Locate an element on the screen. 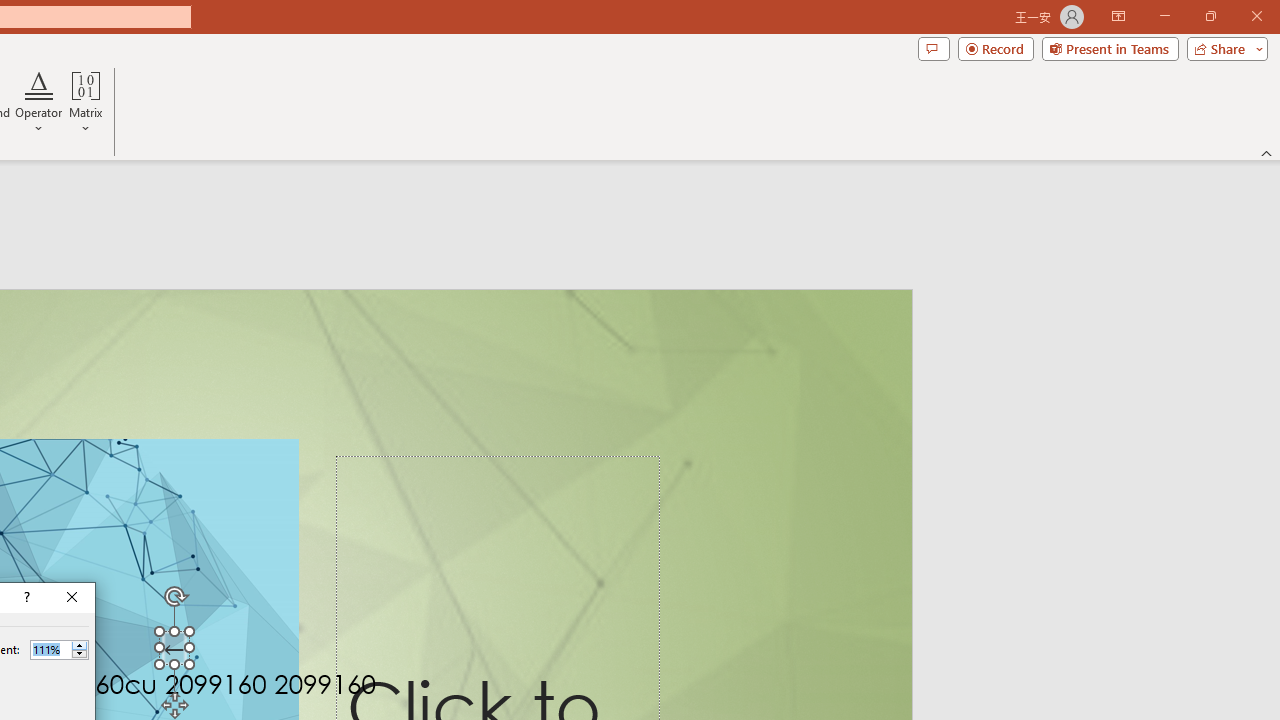  'Matrix' is located at coordinates (85, 103).